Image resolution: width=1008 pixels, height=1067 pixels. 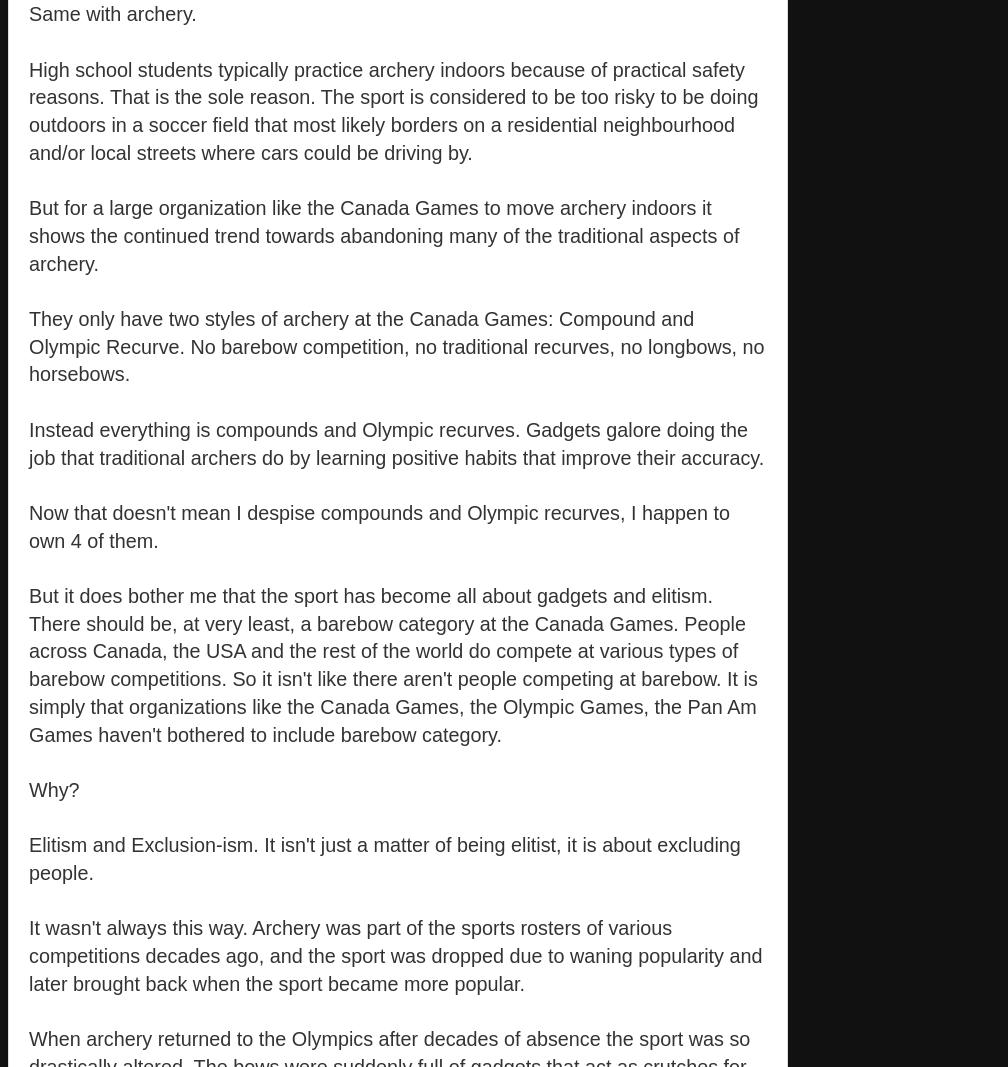 I want to click on 'They only have two styles of archery at the Canada Games: Compound and Olympic Recurve. No barebow competition, no traditional recurves, no longbows, no horsebows.', so click(x=29, y=346).